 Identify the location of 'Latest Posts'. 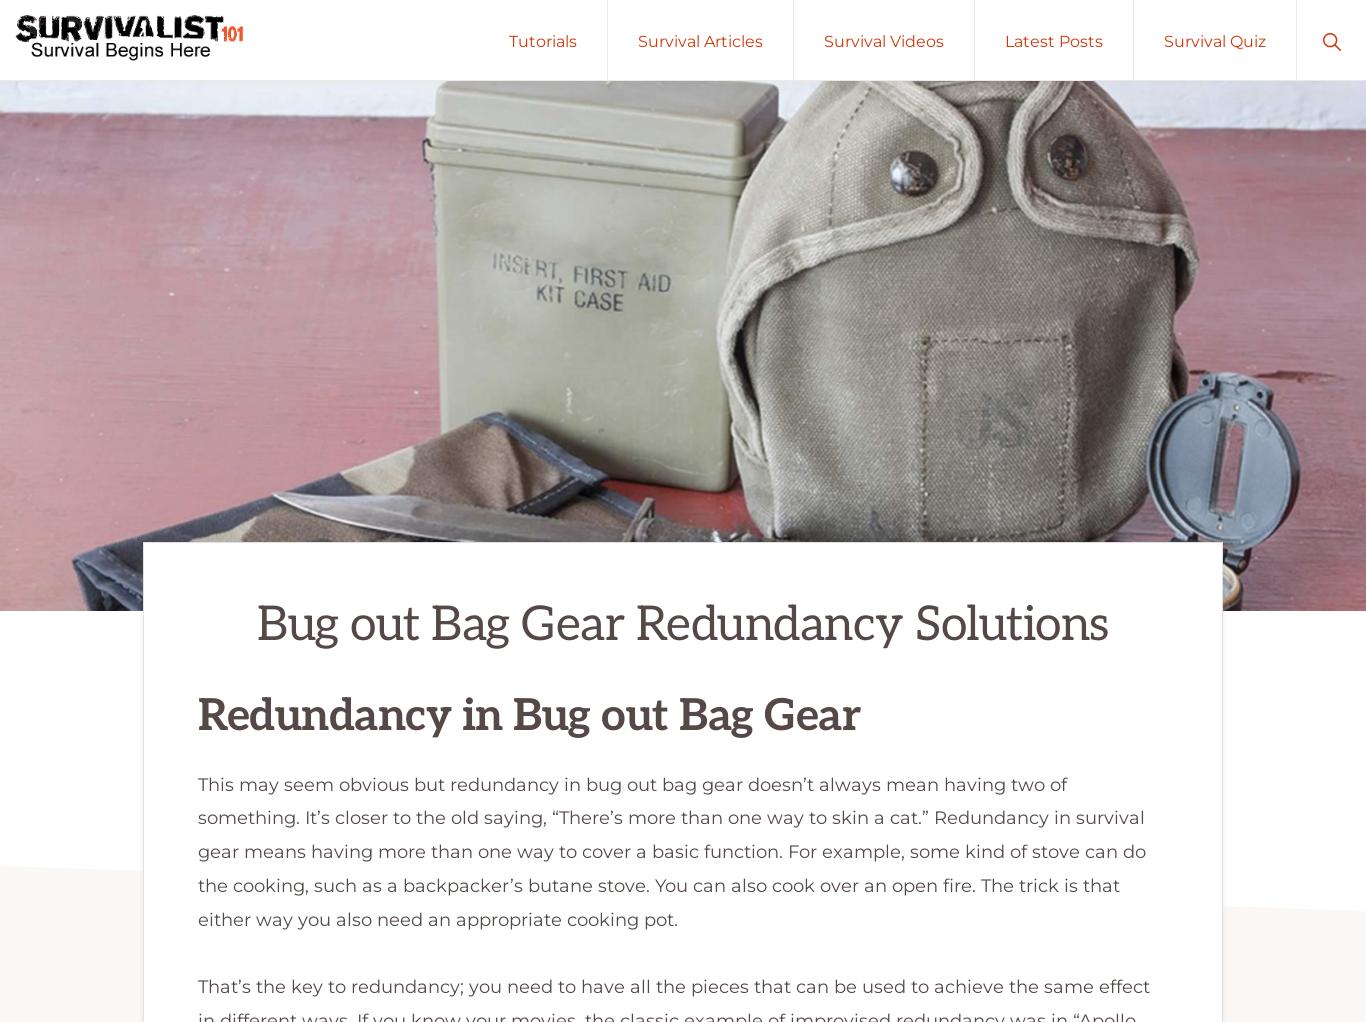
(1004, 41).